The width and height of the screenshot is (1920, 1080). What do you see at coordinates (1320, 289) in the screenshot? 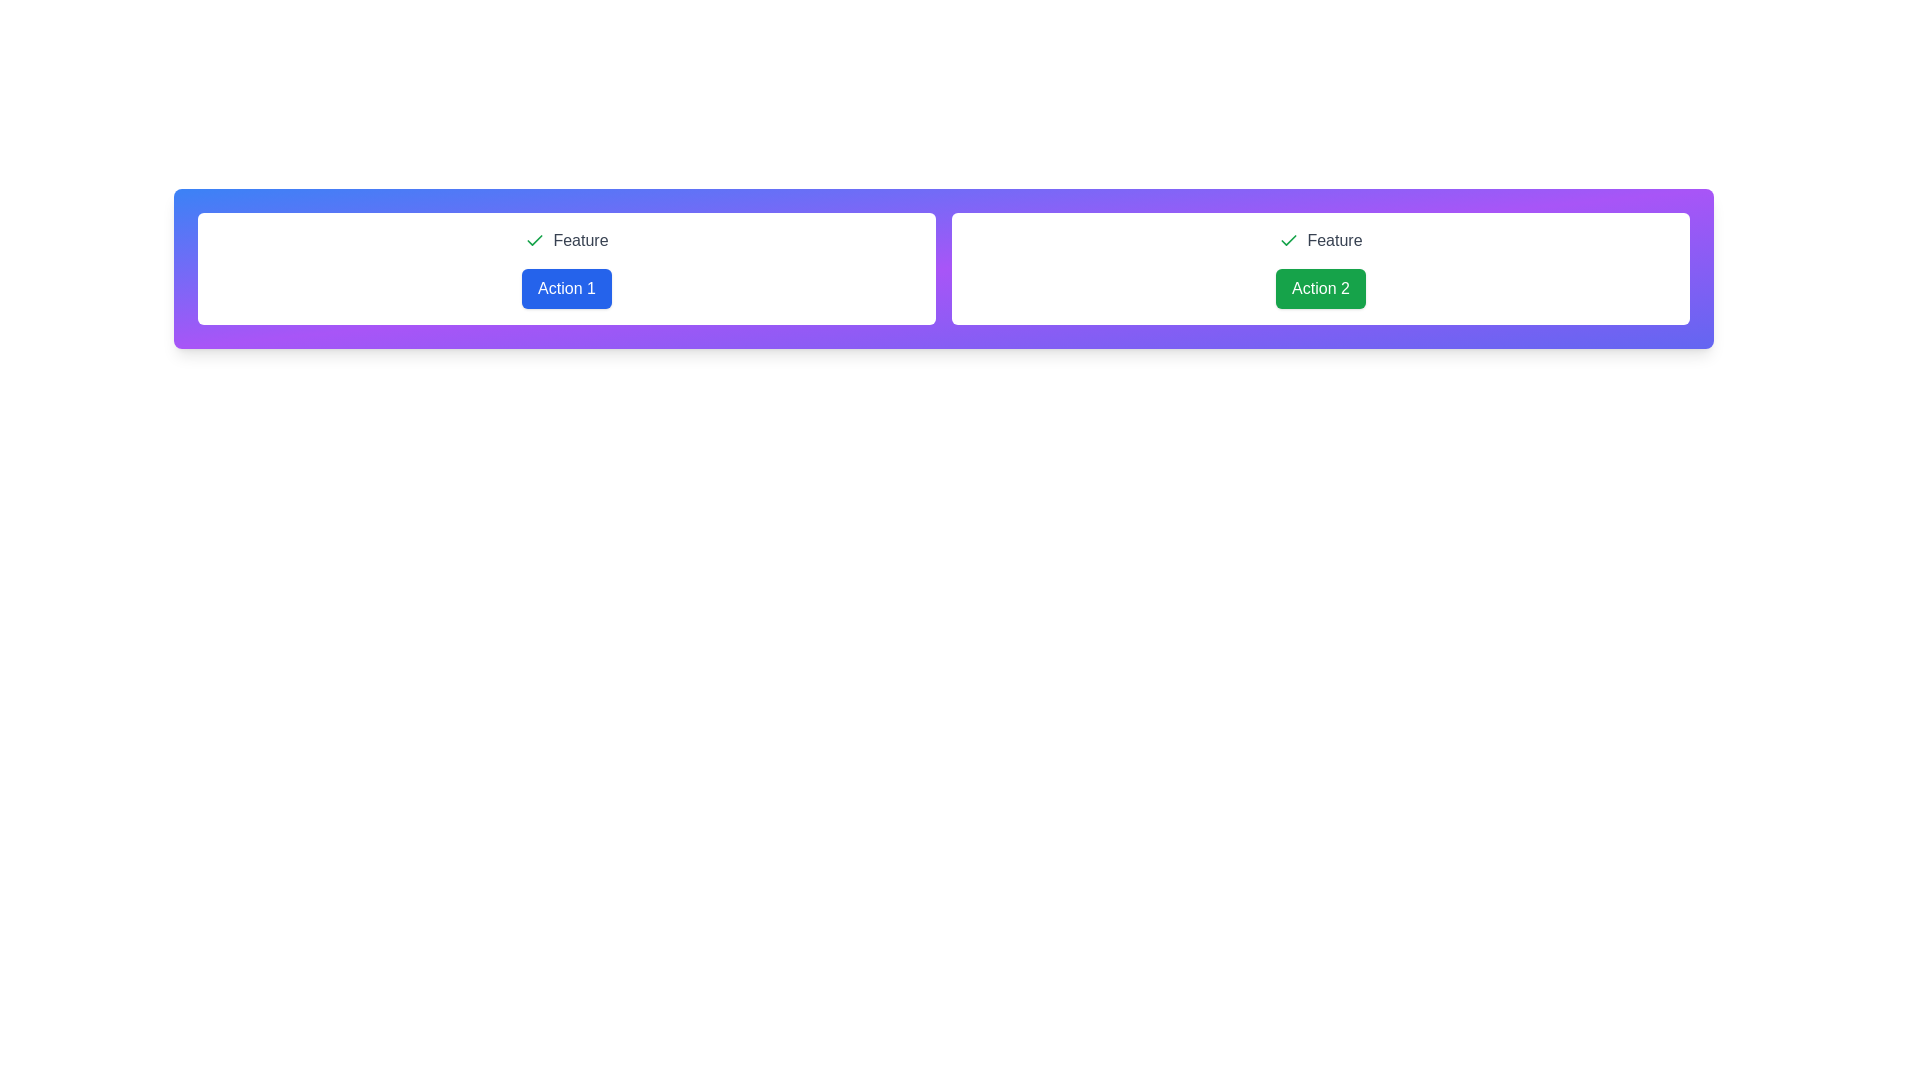
I see `the button located in the second column of a horizontally arranged card layout, which is associated with the label 'Feature'` at bounding box center [1320, 289].